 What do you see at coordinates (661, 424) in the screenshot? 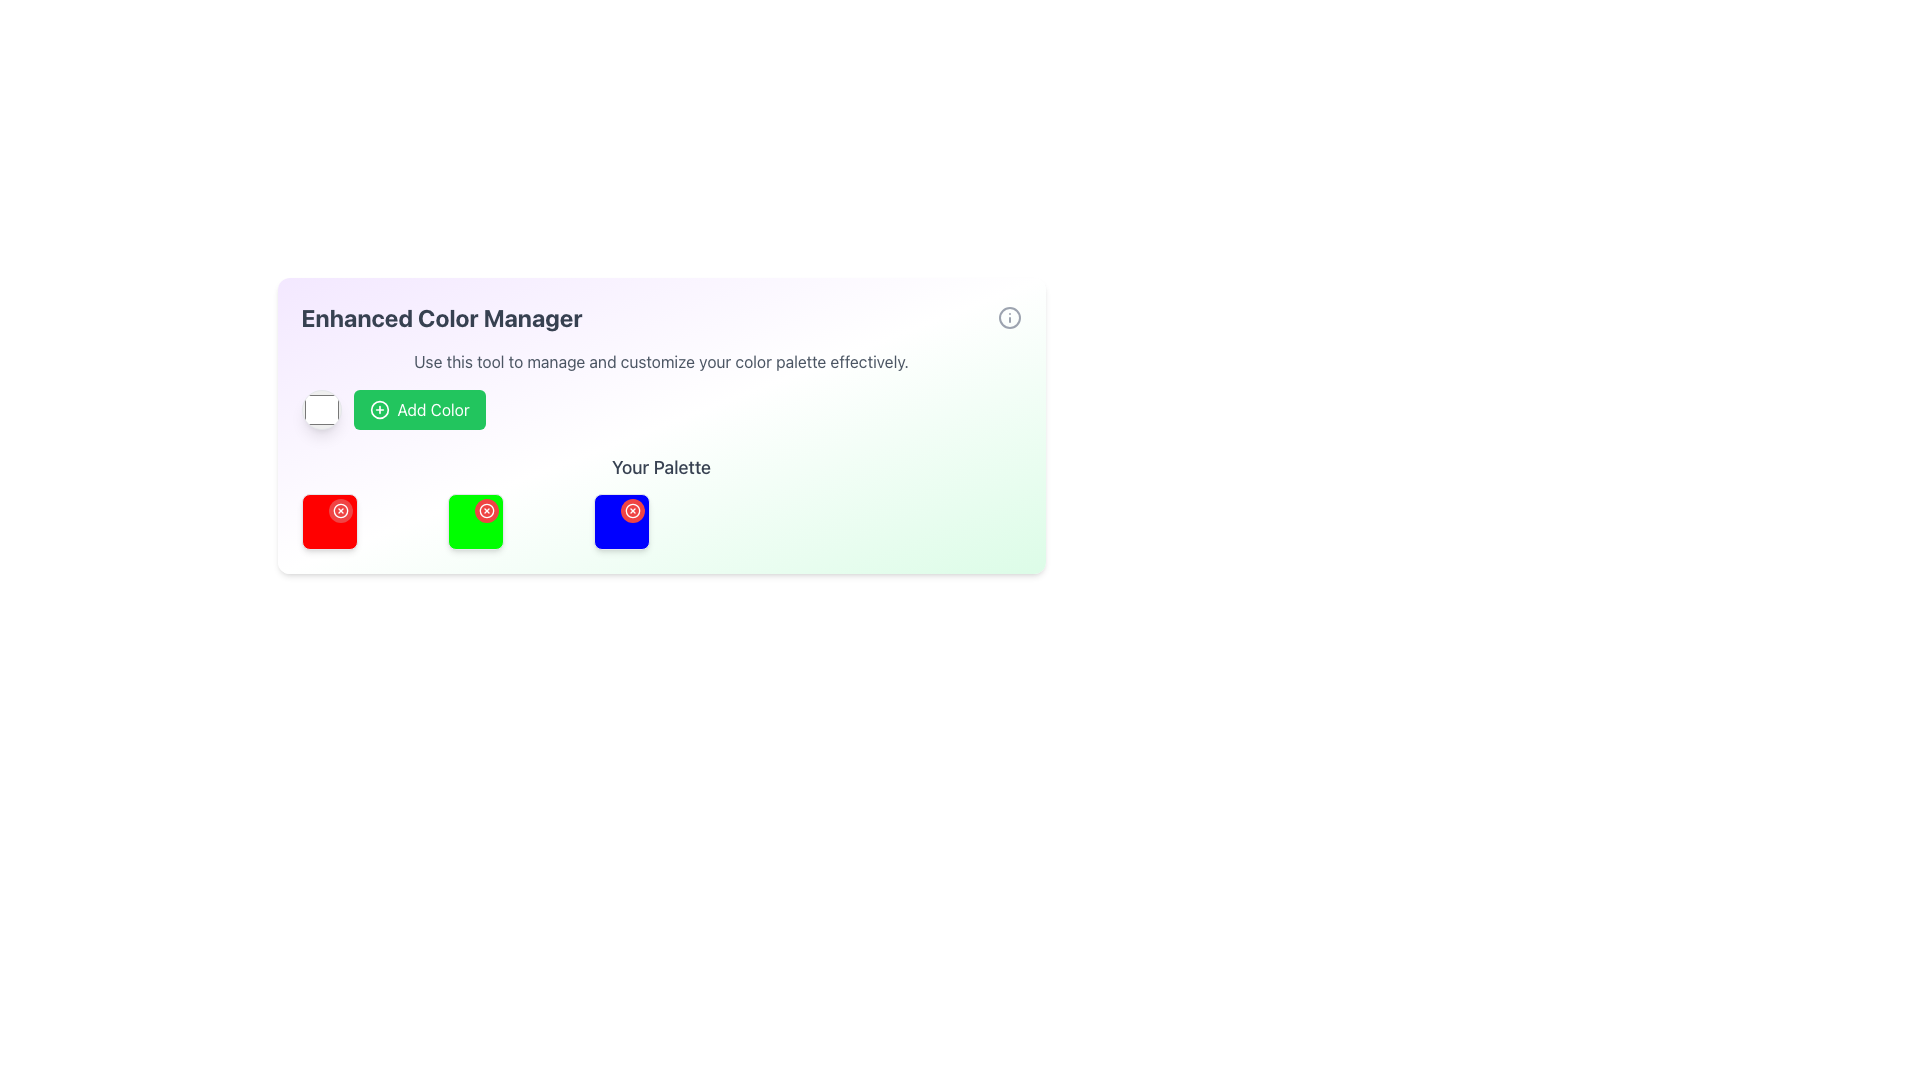
I see `the color selector button within the 'Enhanced Color Manager' card, which has a gradient background transitioning from purple to green` at bounding box center [661, 424].